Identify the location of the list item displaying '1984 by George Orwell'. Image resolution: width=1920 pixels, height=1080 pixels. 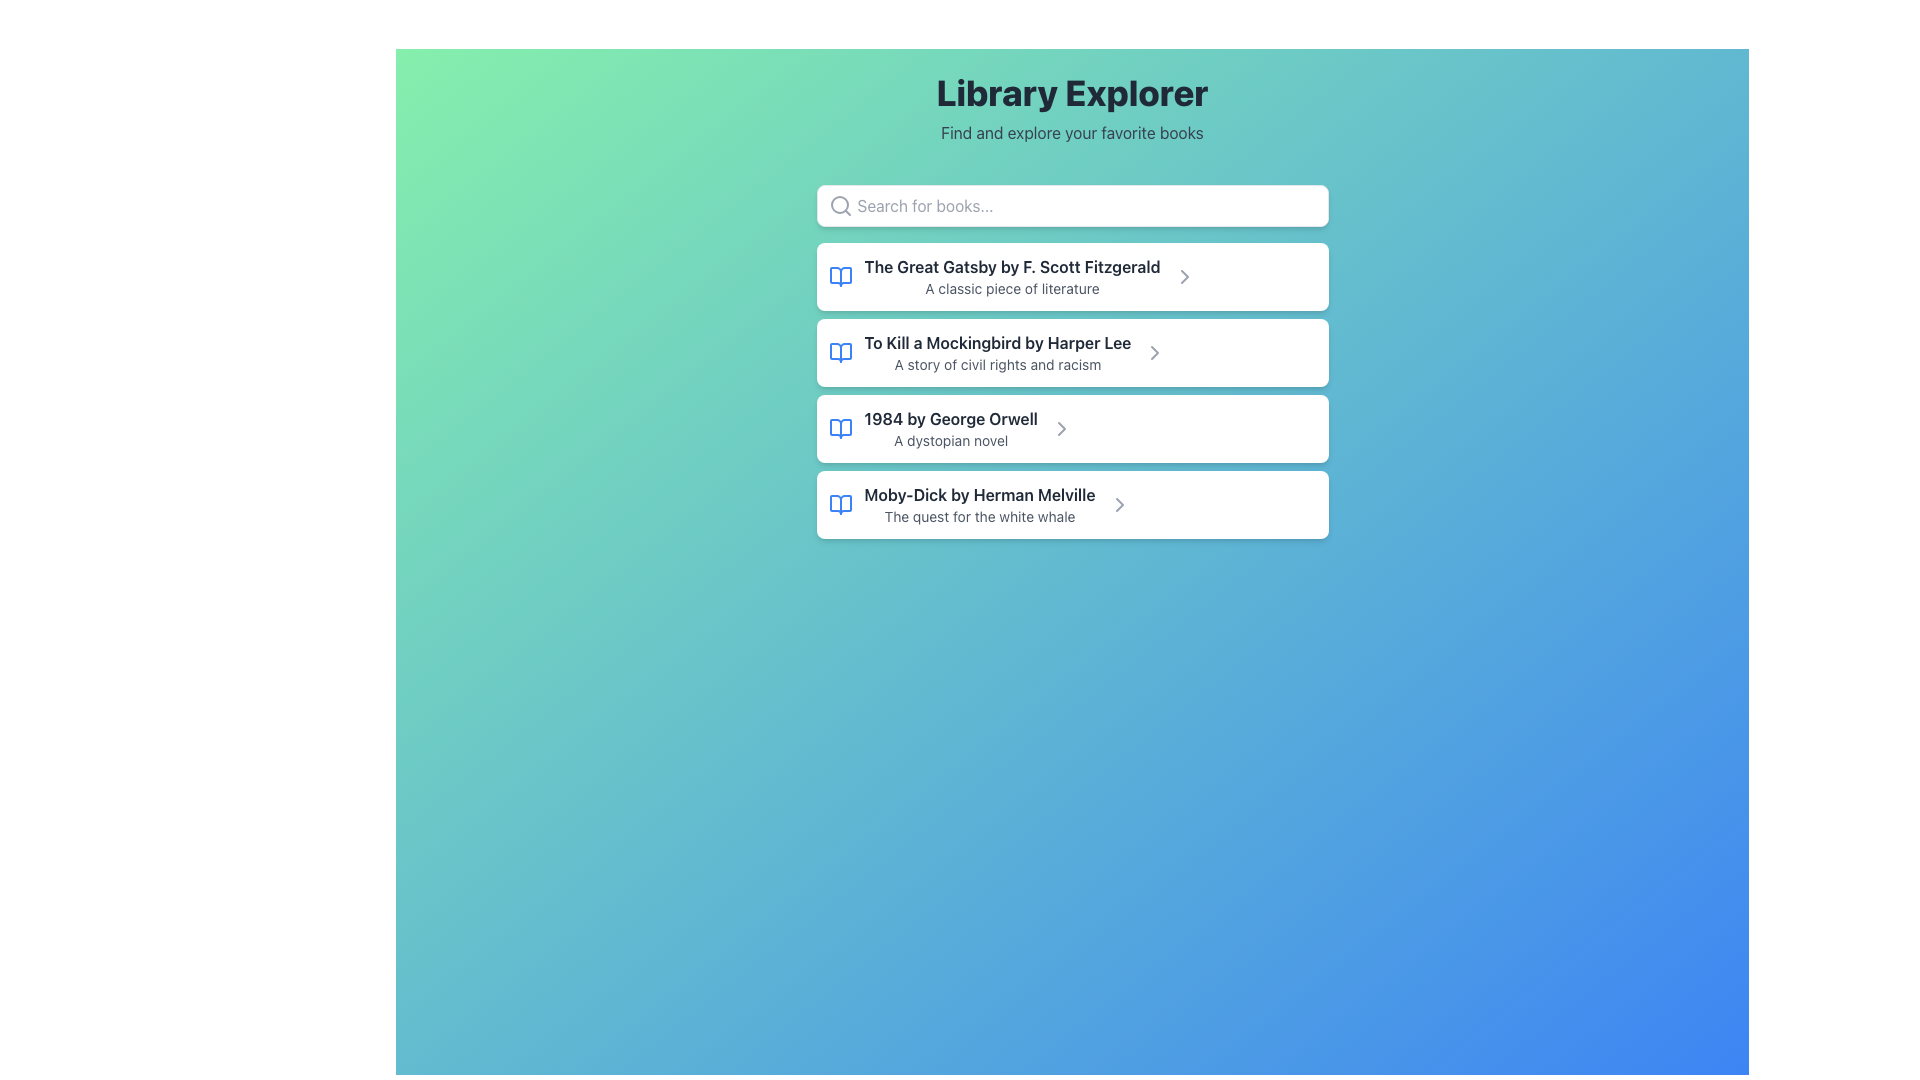
(950, 427).